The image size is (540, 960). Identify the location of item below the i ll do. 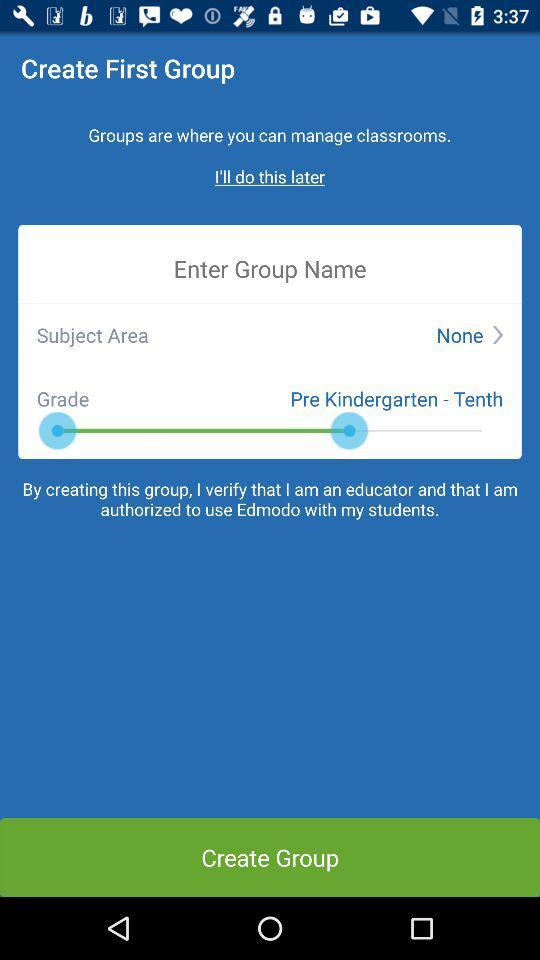
(270, 267).